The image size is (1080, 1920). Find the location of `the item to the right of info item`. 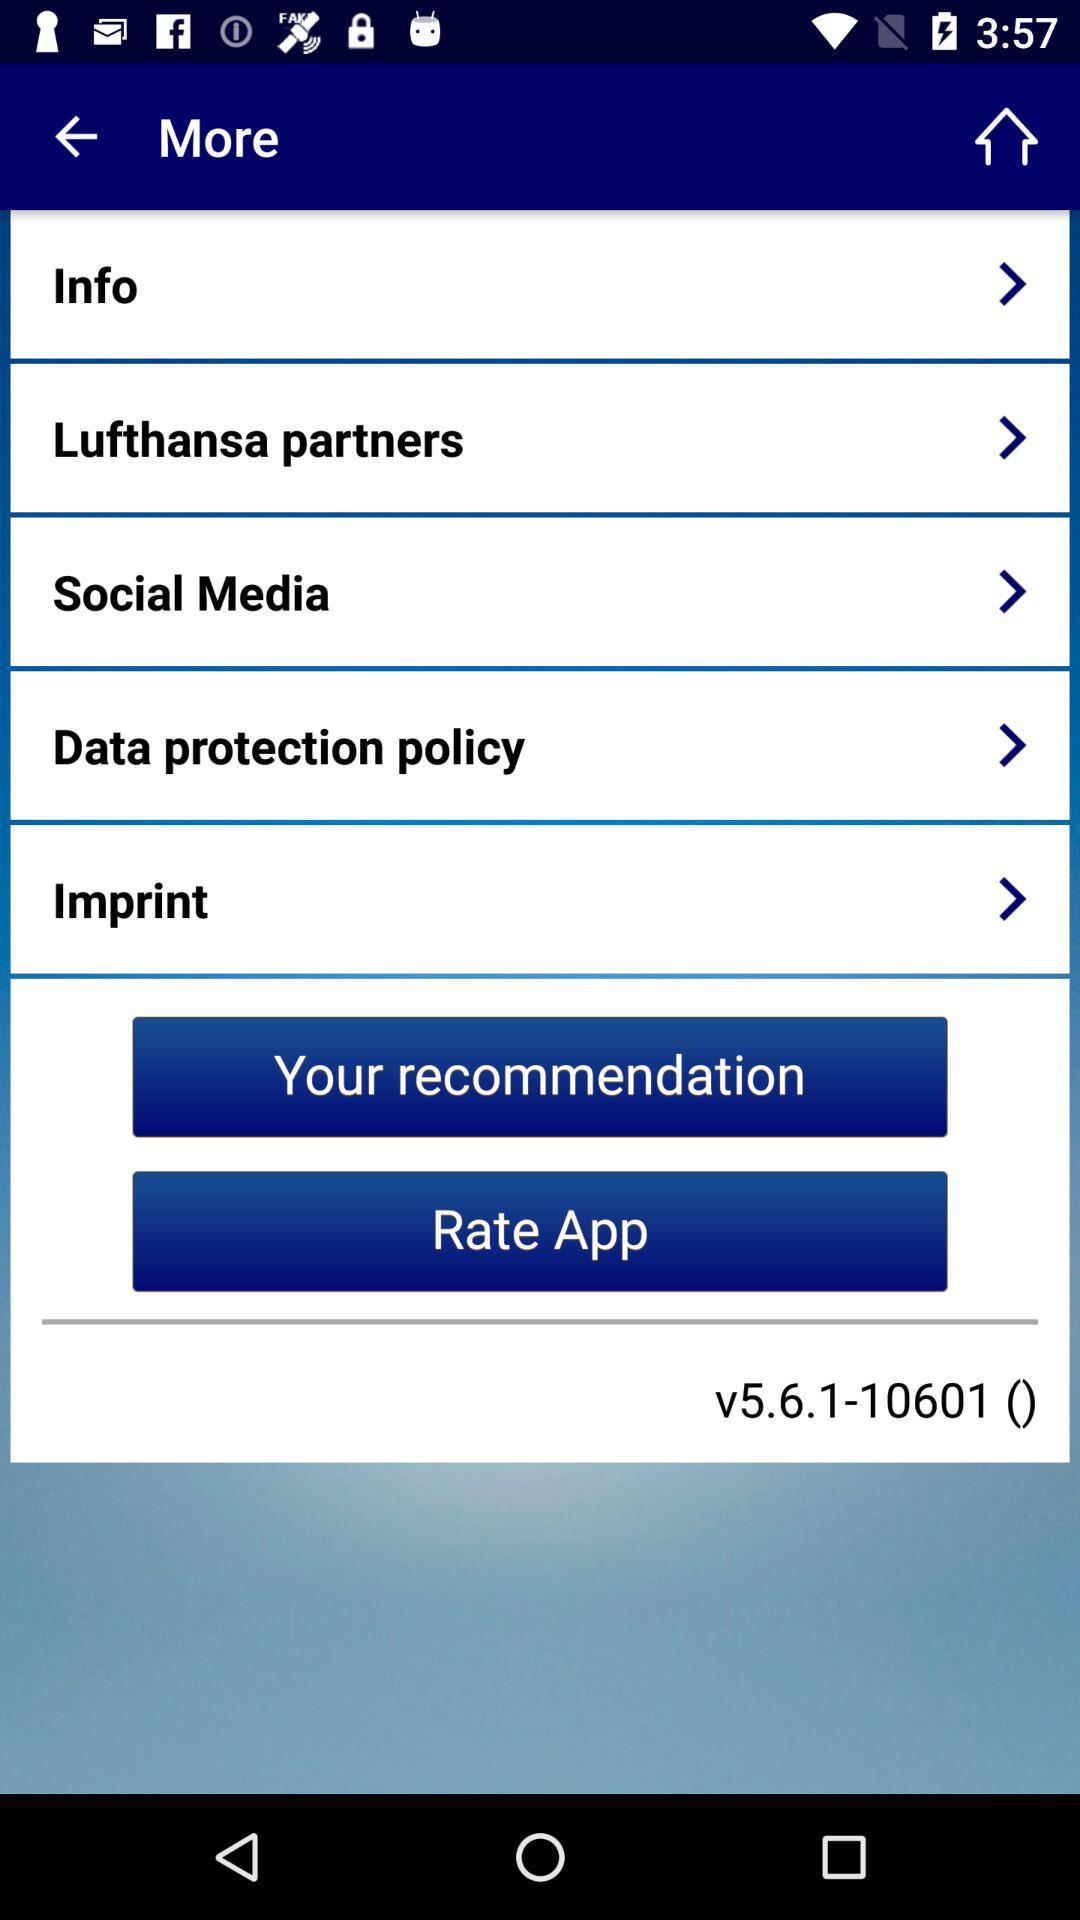

the item to the right of info item is located at coordinates (1012, 282).